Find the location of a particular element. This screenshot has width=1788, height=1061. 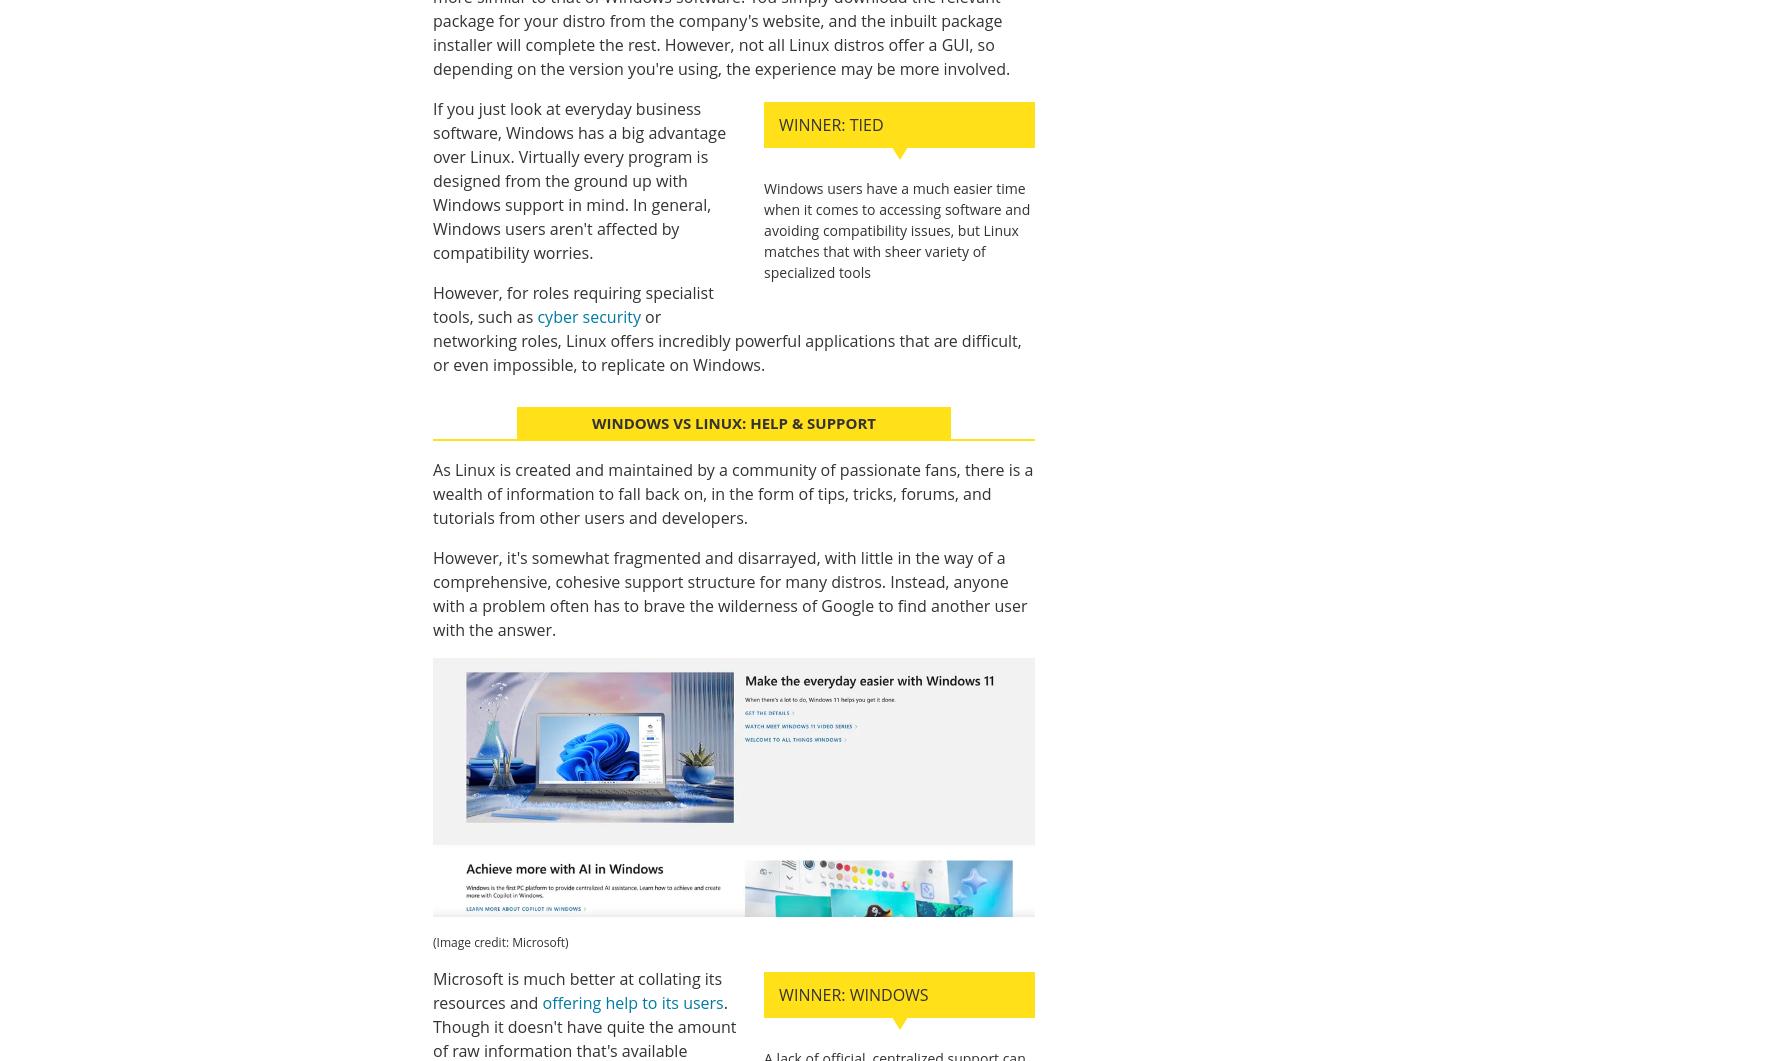

'Winner: Tied' is located at coordinates (830, 124).